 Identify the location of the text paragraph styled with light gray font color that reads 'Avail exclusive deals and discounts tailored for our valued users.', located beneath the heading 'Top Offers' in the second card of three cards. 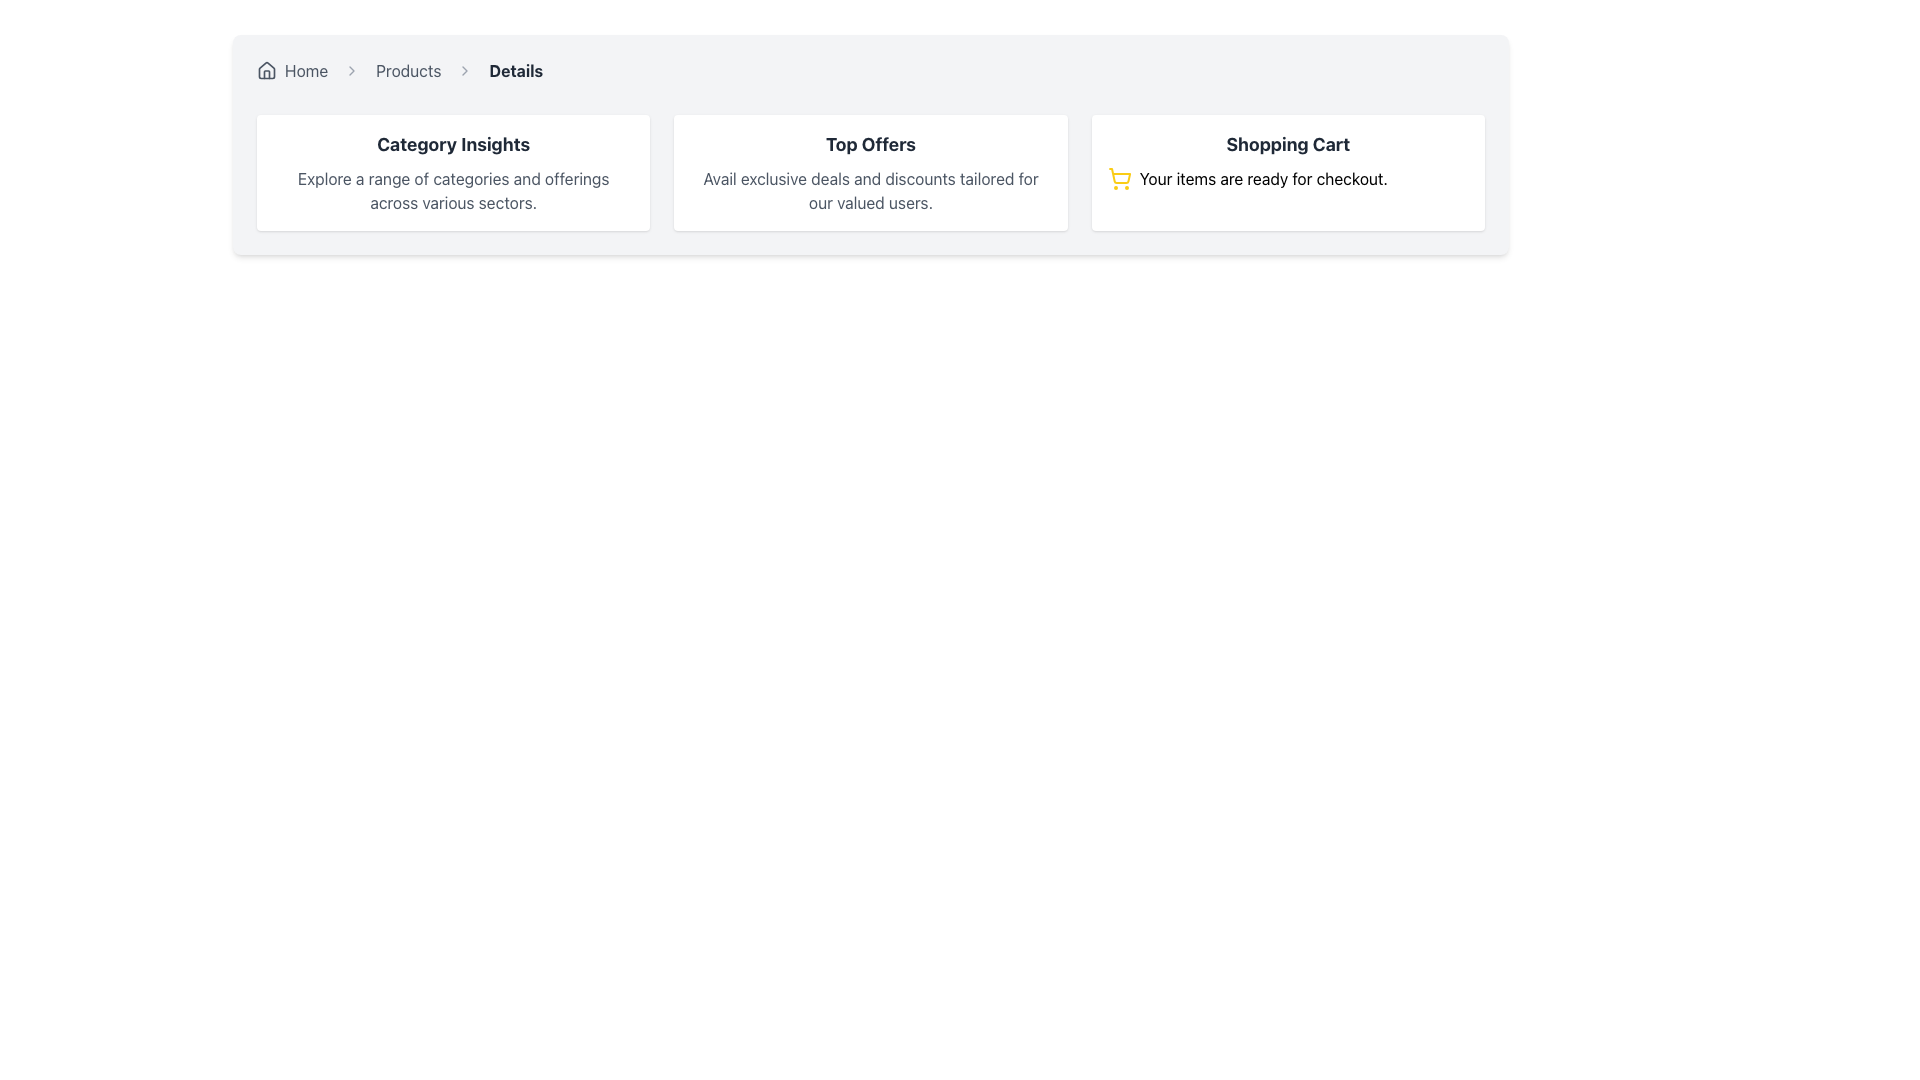
(870, 191).